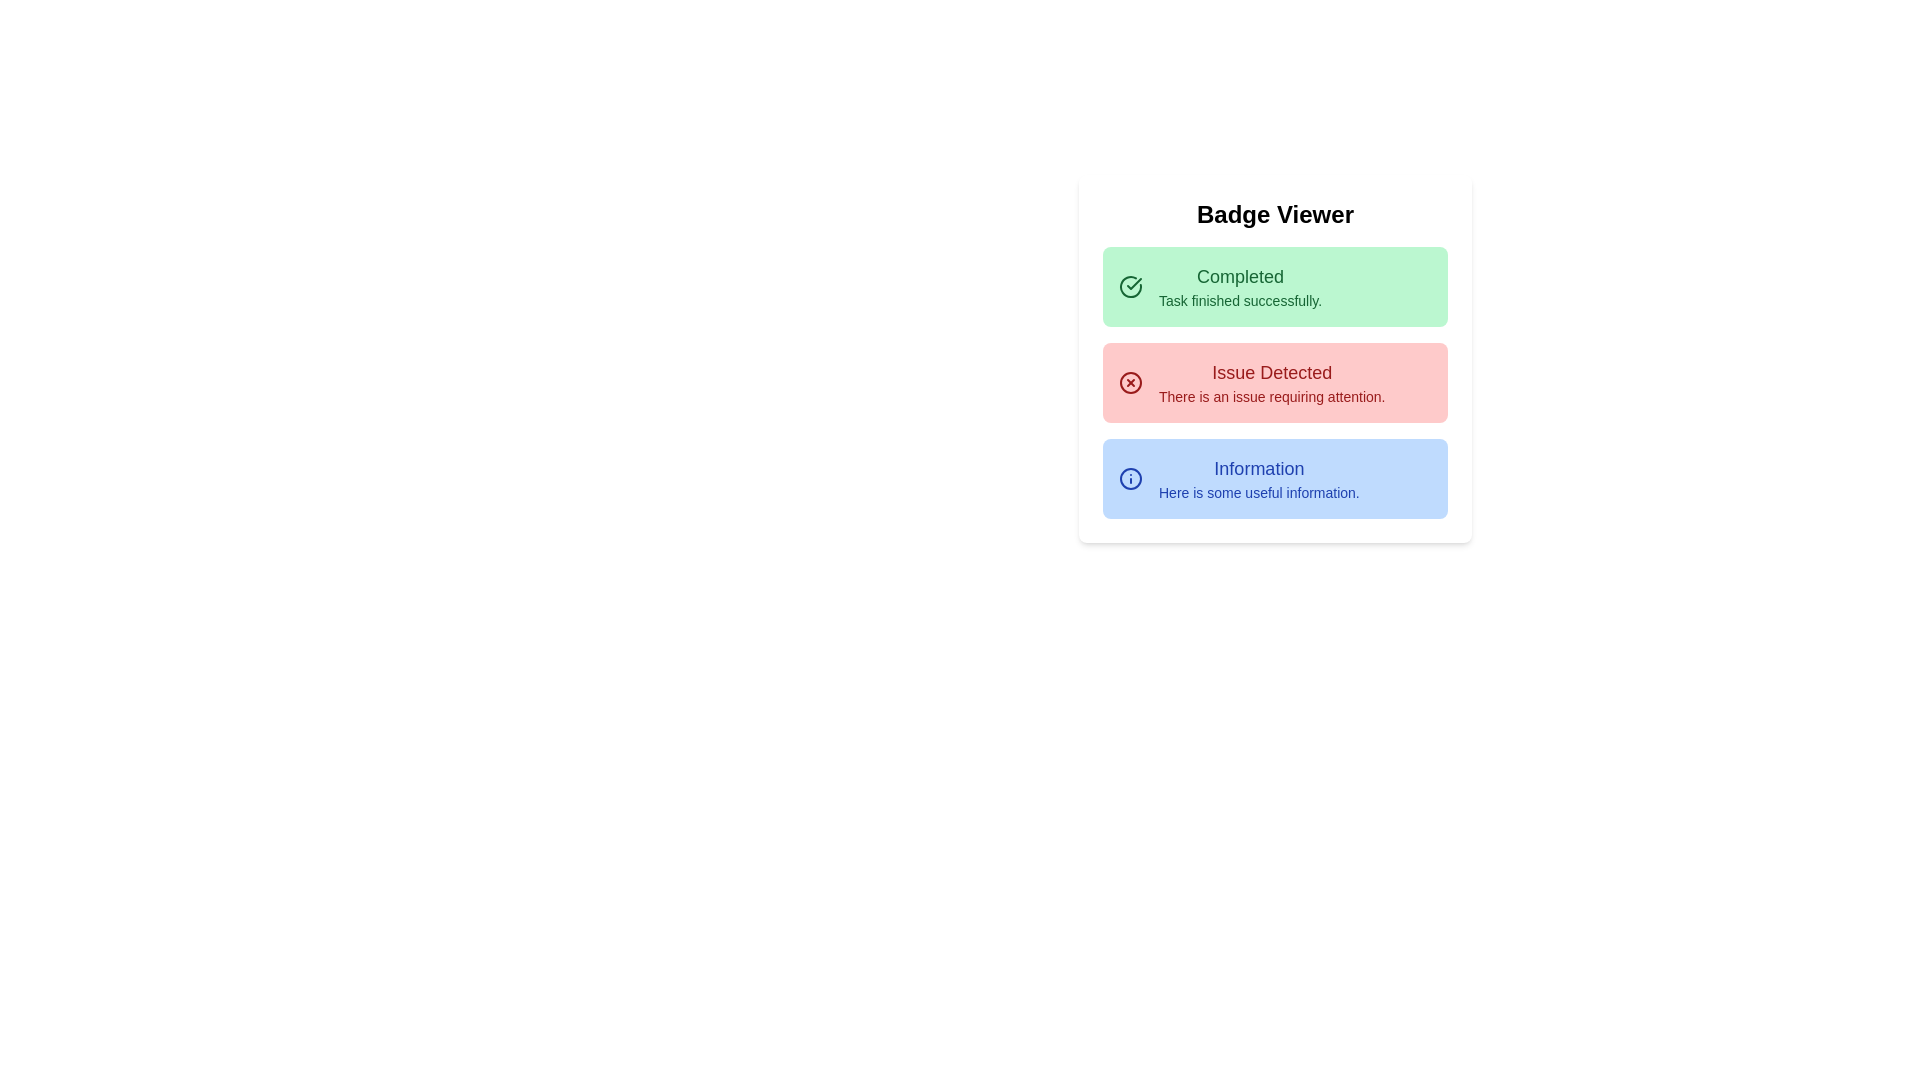 The width and height of the screenshot is (1920, 1080). Describe the element at coordinates (1131, 382) in the screenshot. I see `the notification icon indicating an issue detected, located in the second row of the 'Badge Viewer' section, left of the 'Issue Detected' message` at that location.